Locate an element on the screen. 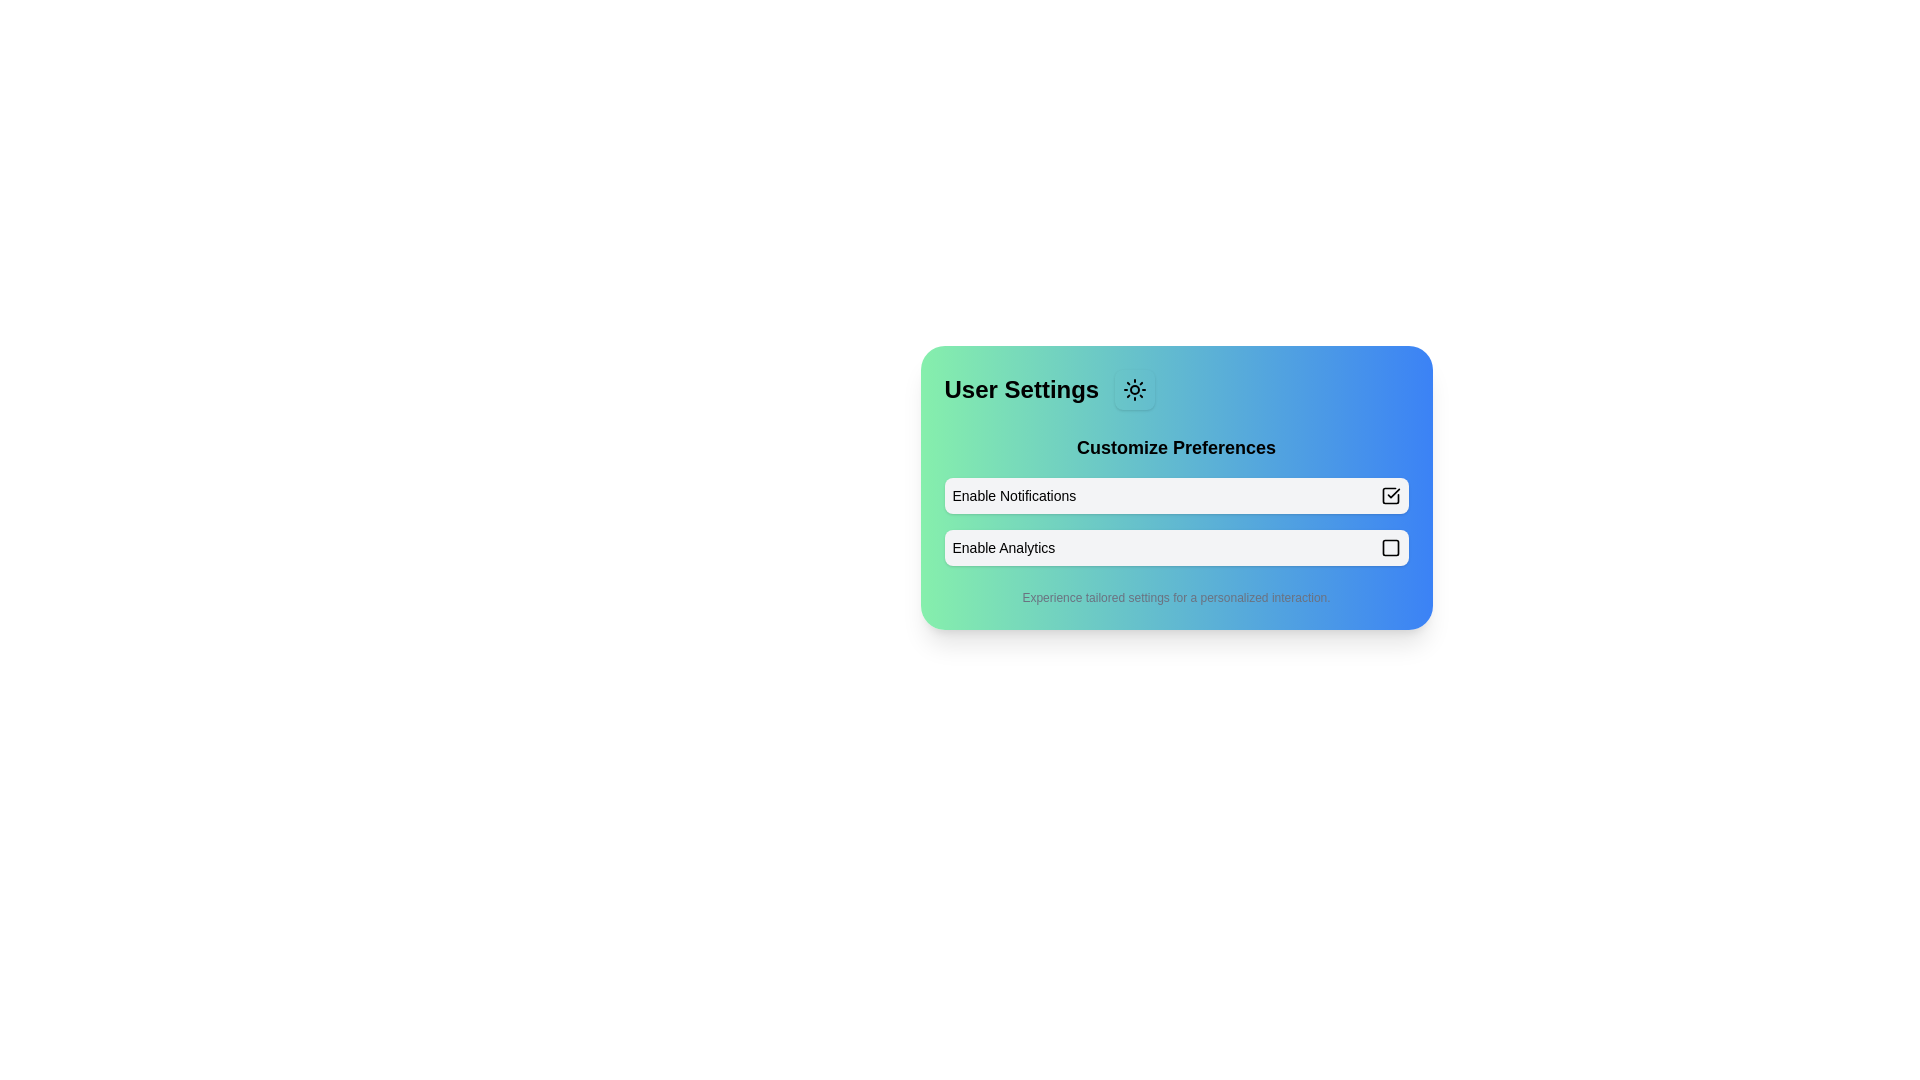  the checkbox for 'Enable Notifications' in the 'Customize Preferences' section is located at coordinates (1389, 495).